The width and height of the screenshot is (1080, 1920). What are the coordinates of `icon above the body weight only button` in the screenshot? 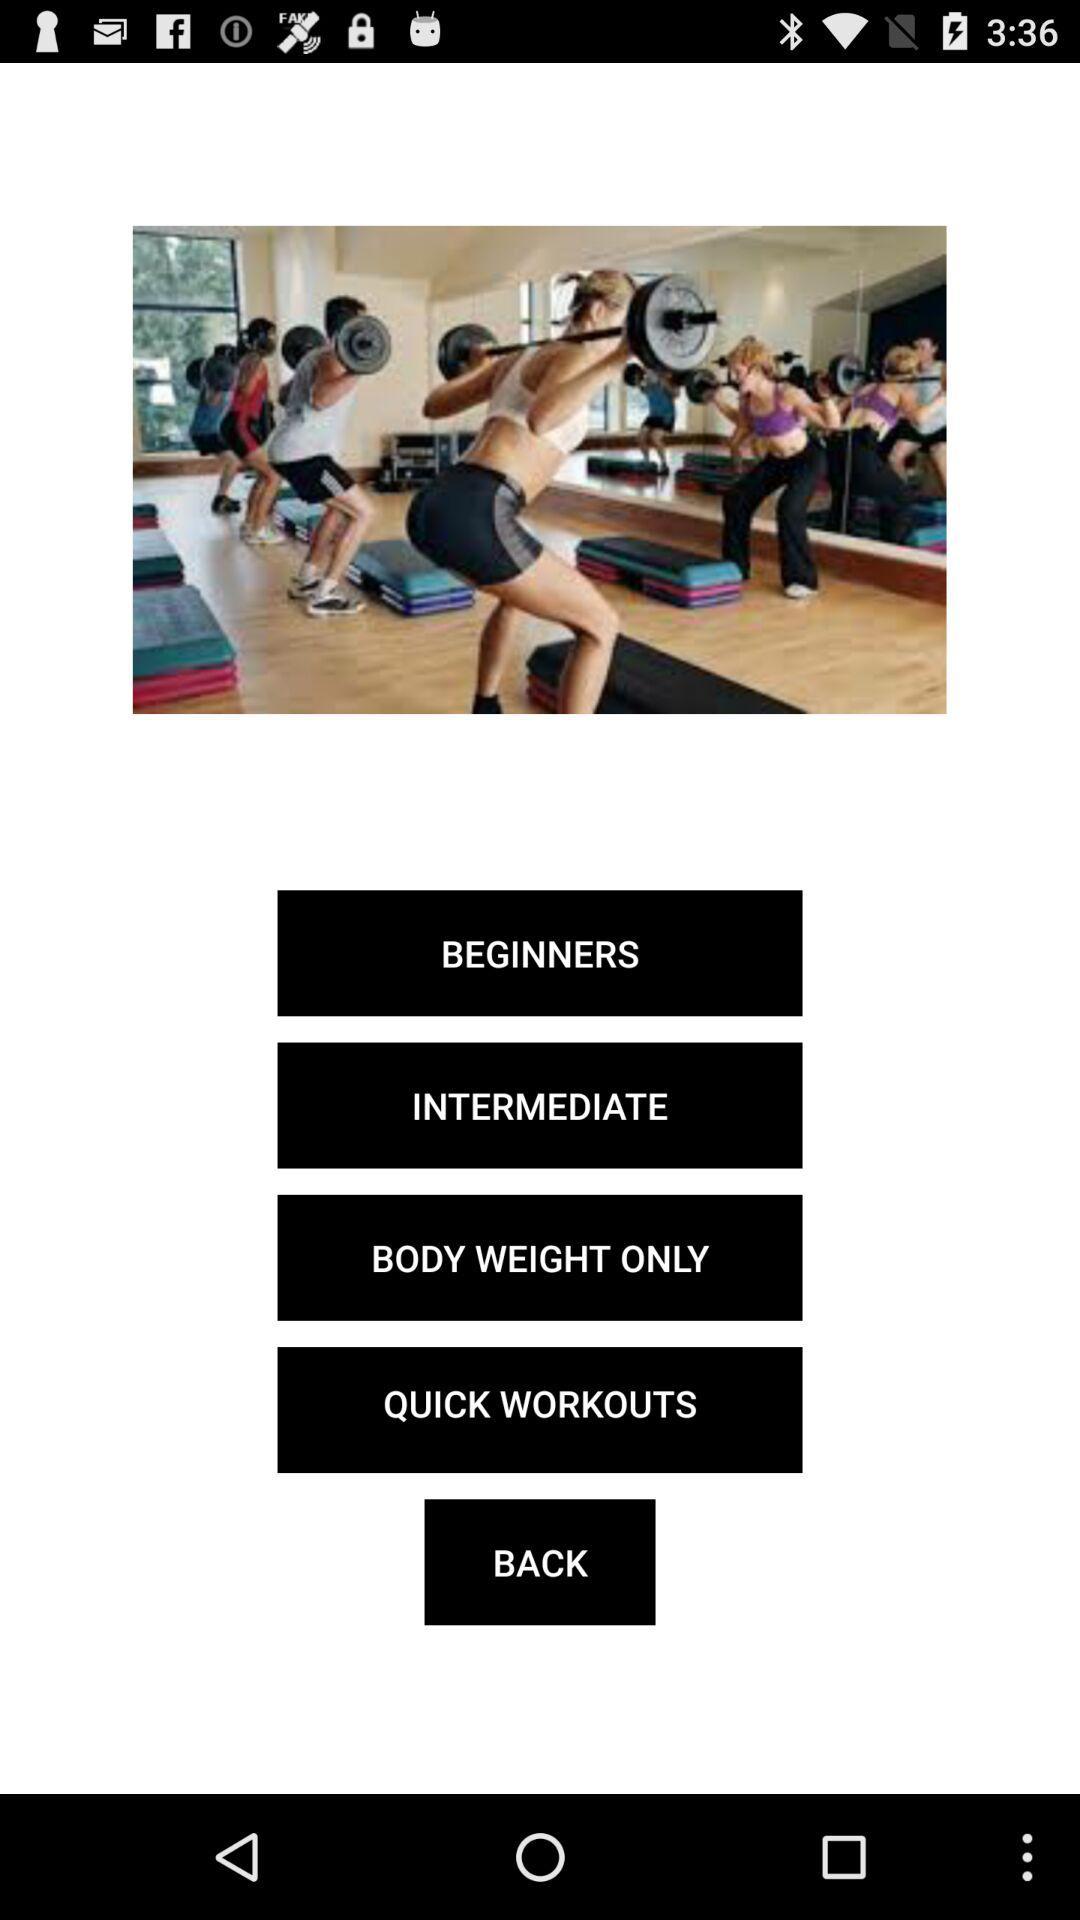 It's located at (540, 1104).